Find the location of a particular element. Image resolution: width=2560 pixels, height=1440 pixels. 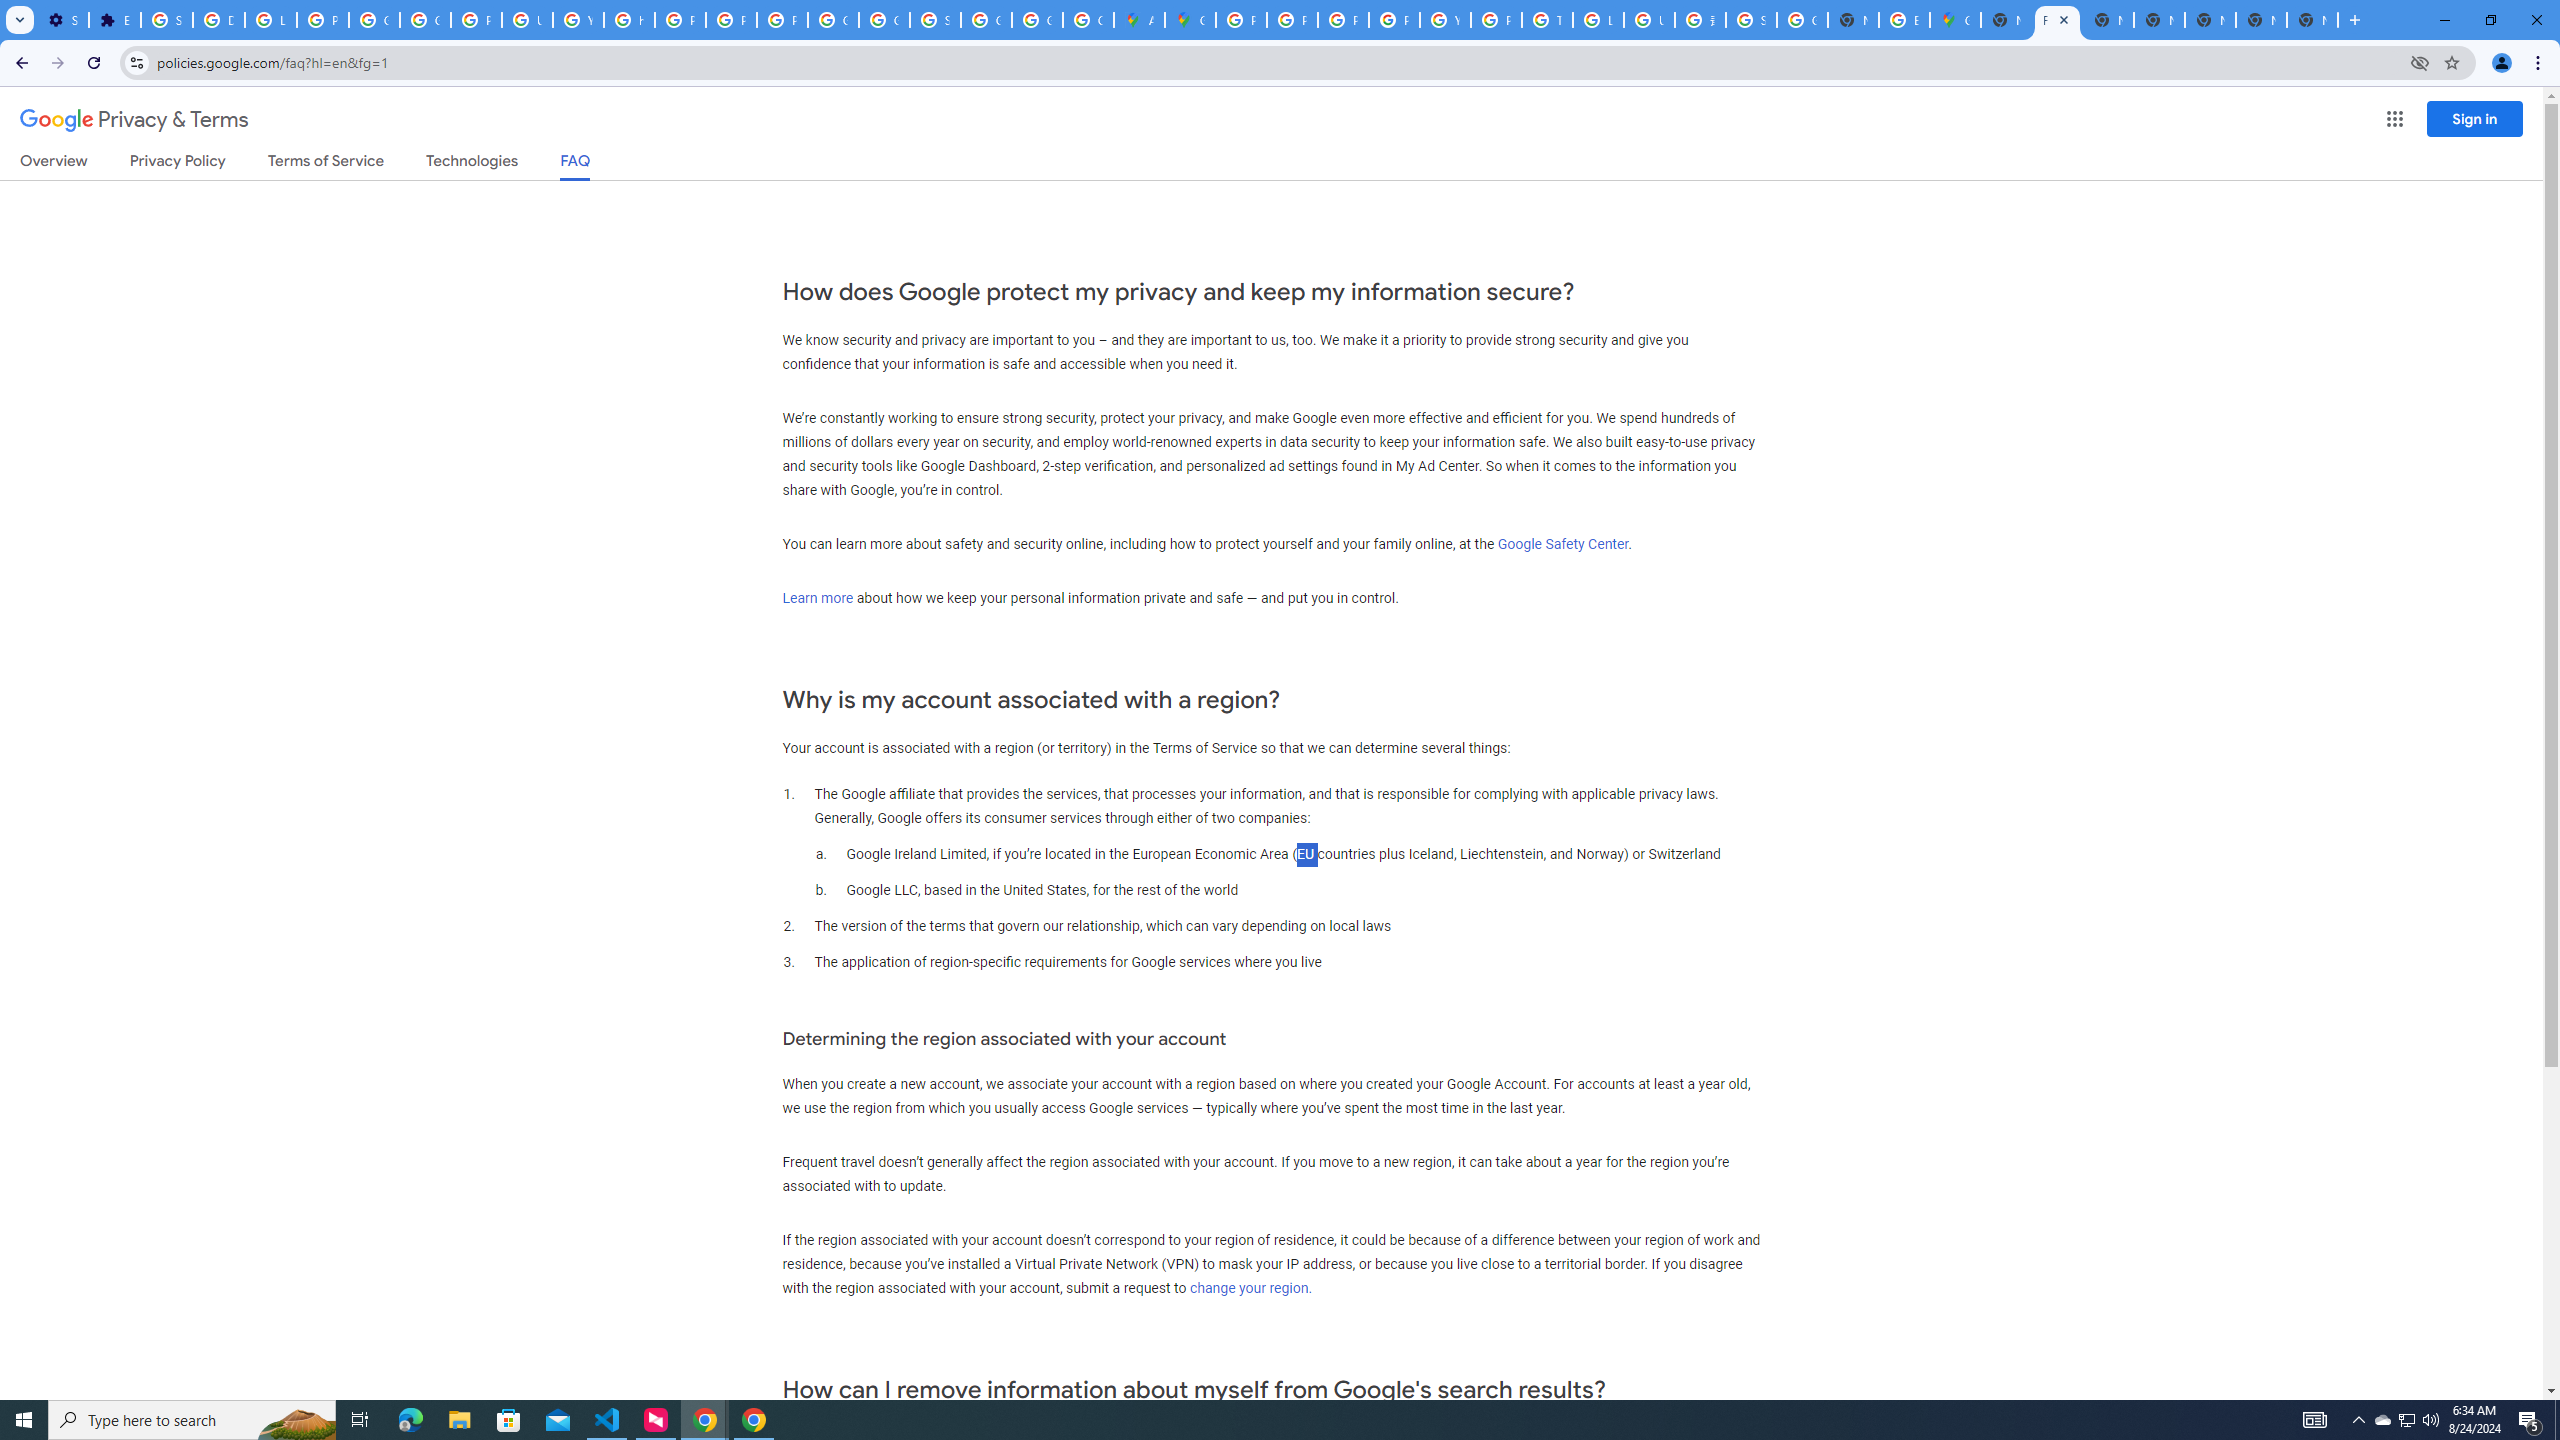

'New Tab' is located at coordinates (2311, 19).